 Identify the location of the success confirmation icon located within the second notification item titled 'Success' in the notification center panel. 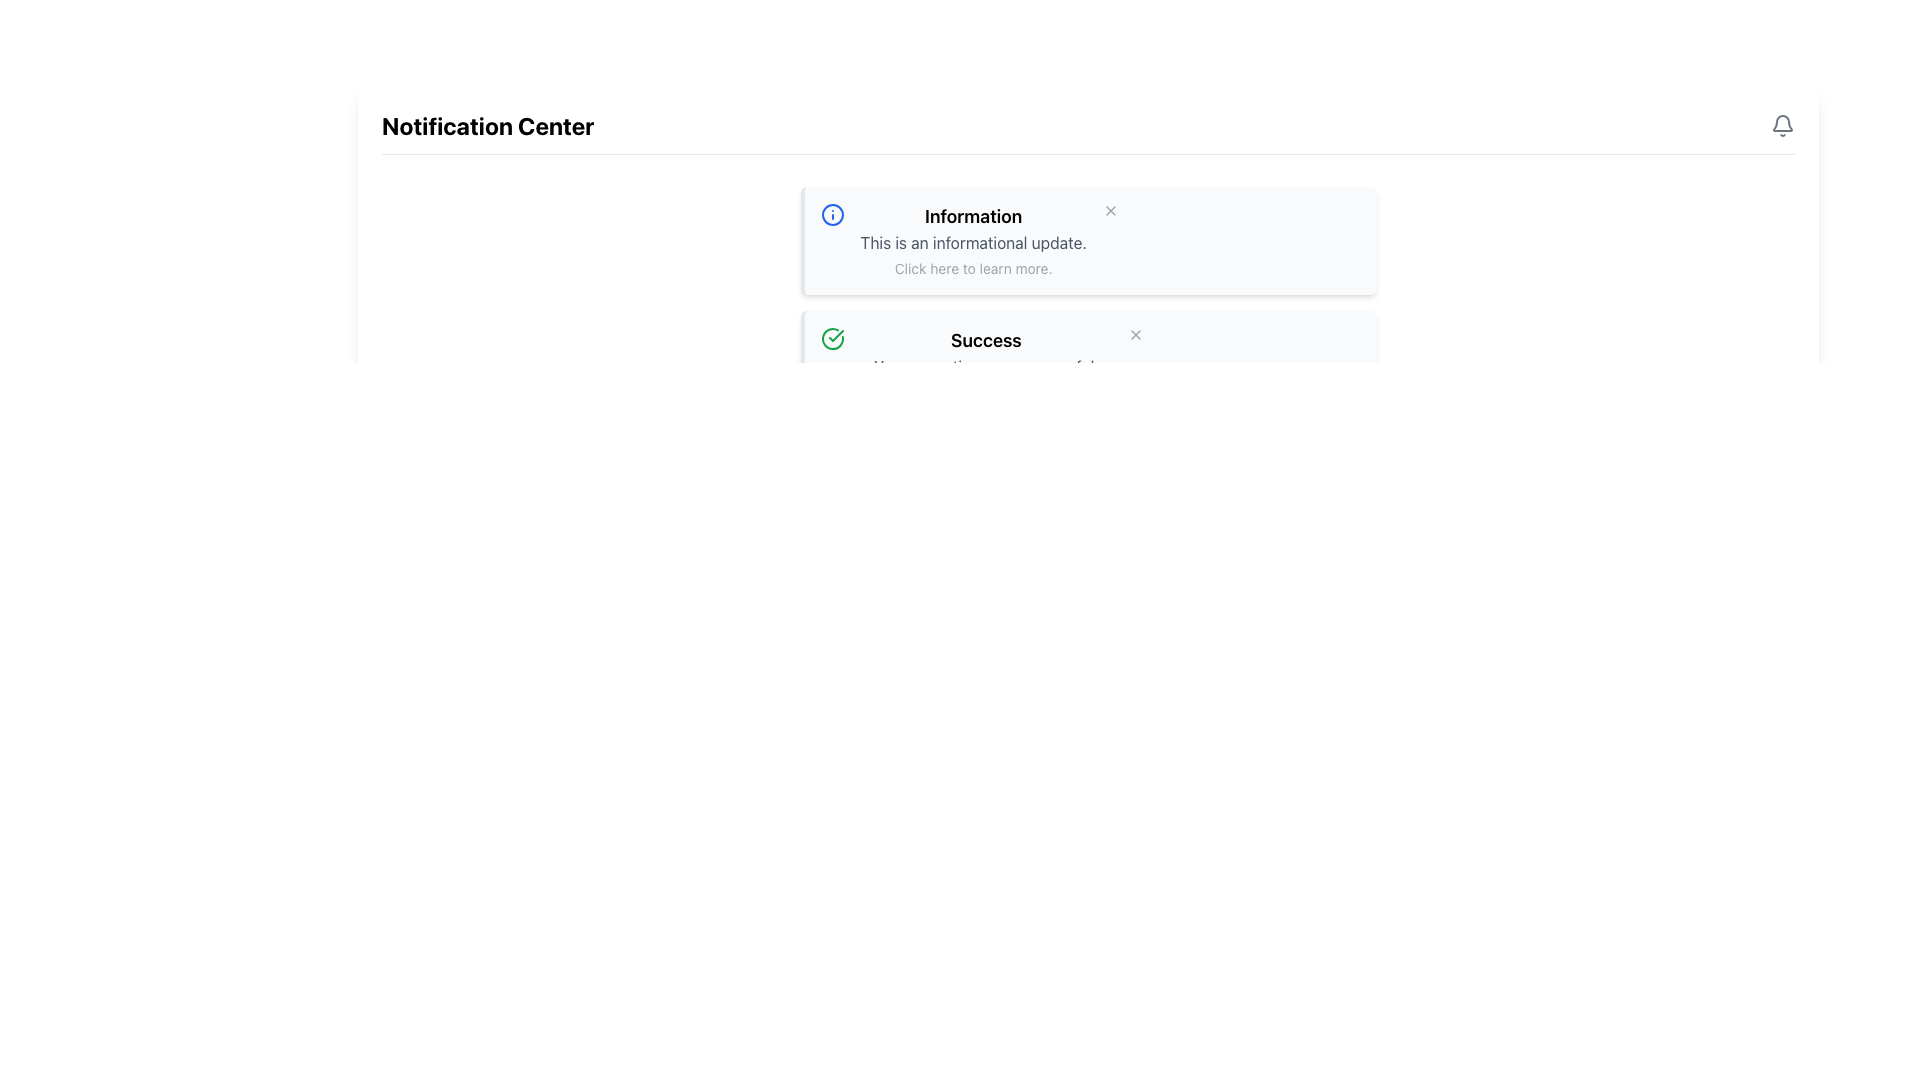
(835, 334).